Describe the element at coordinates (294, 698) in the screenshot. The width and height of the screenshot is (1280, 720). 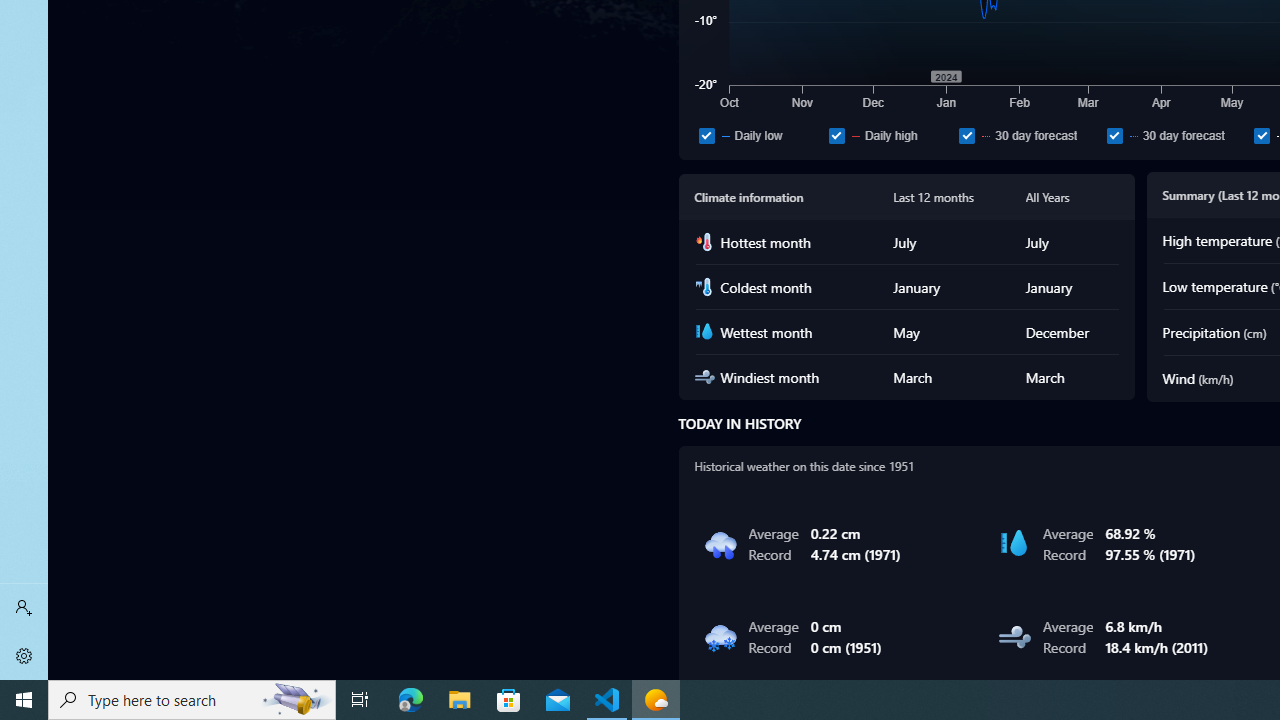
I see `'Search highlights icon opens search home window'` at that location.